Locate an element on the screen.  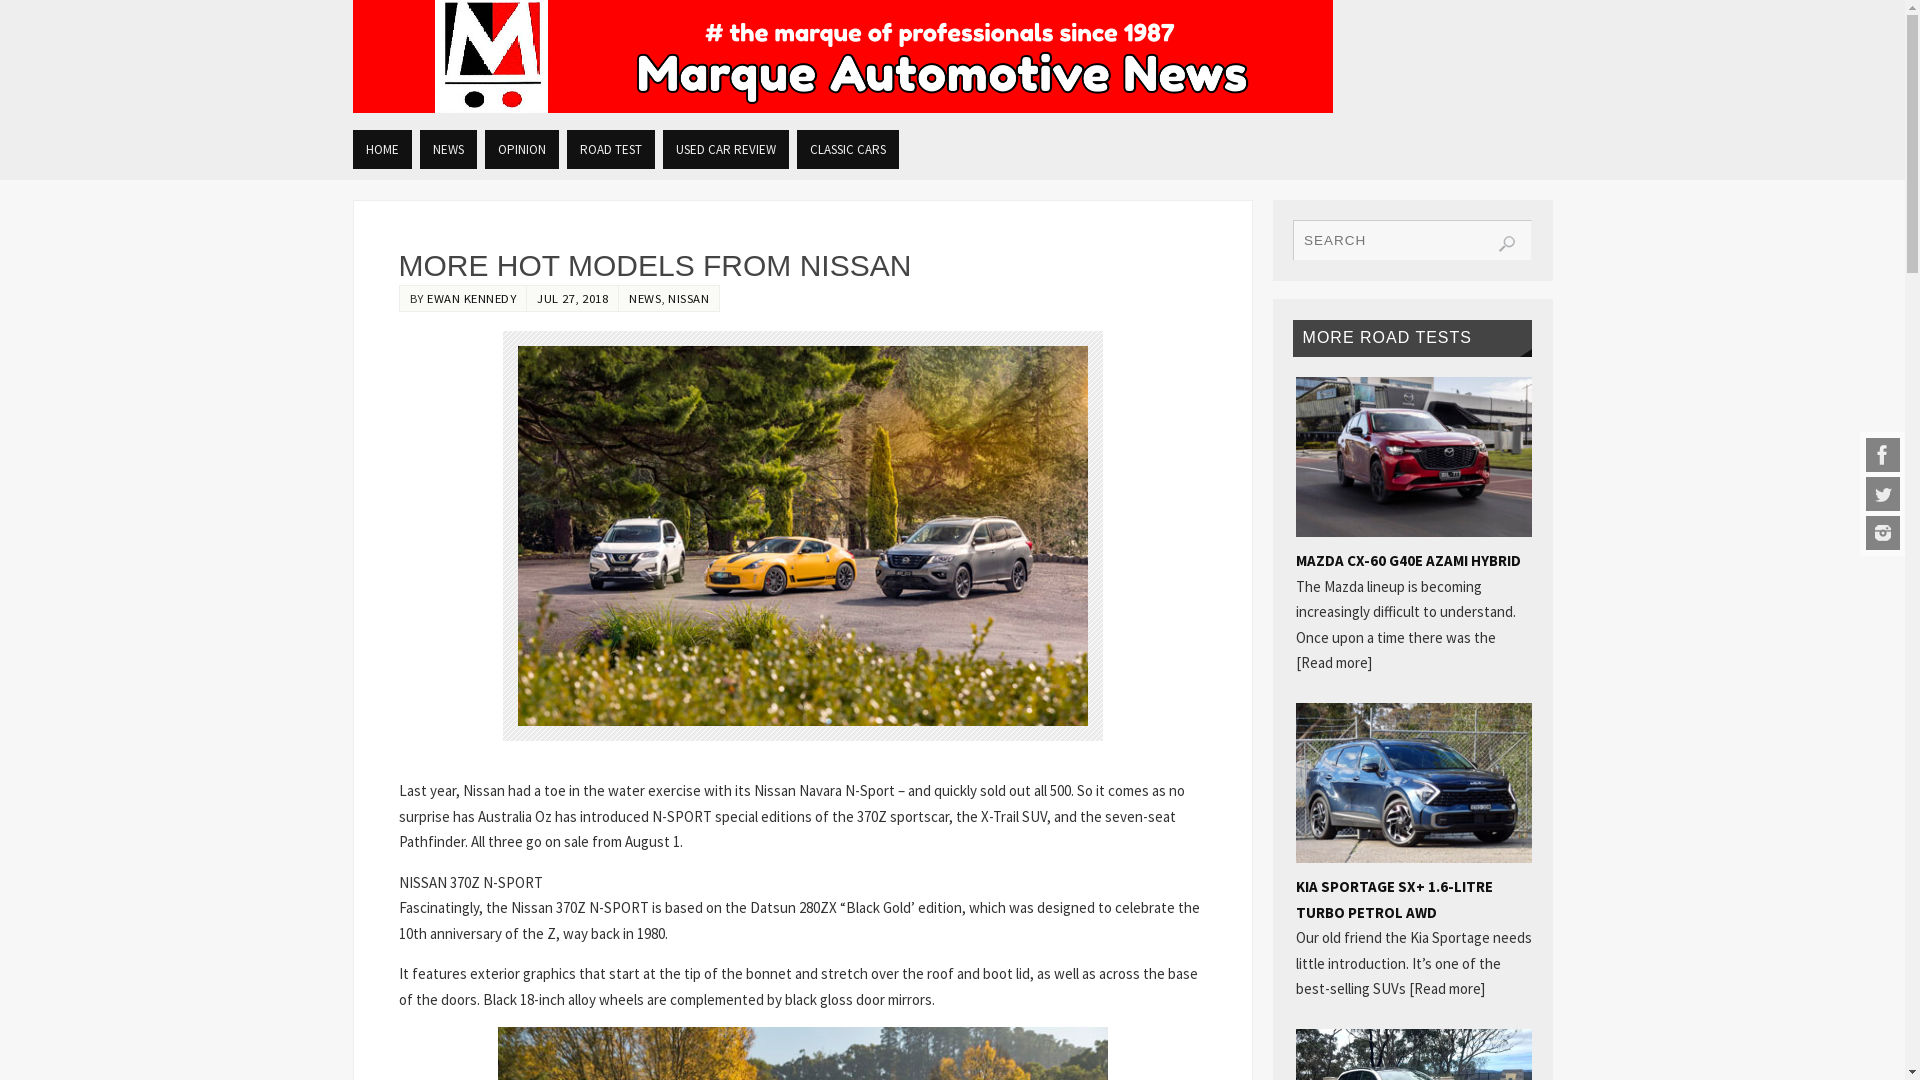
'KIA SPORTAGE SX+ 1.6-LITRE TURBO PETROL AWD' is located at coordinates (1393, 898).